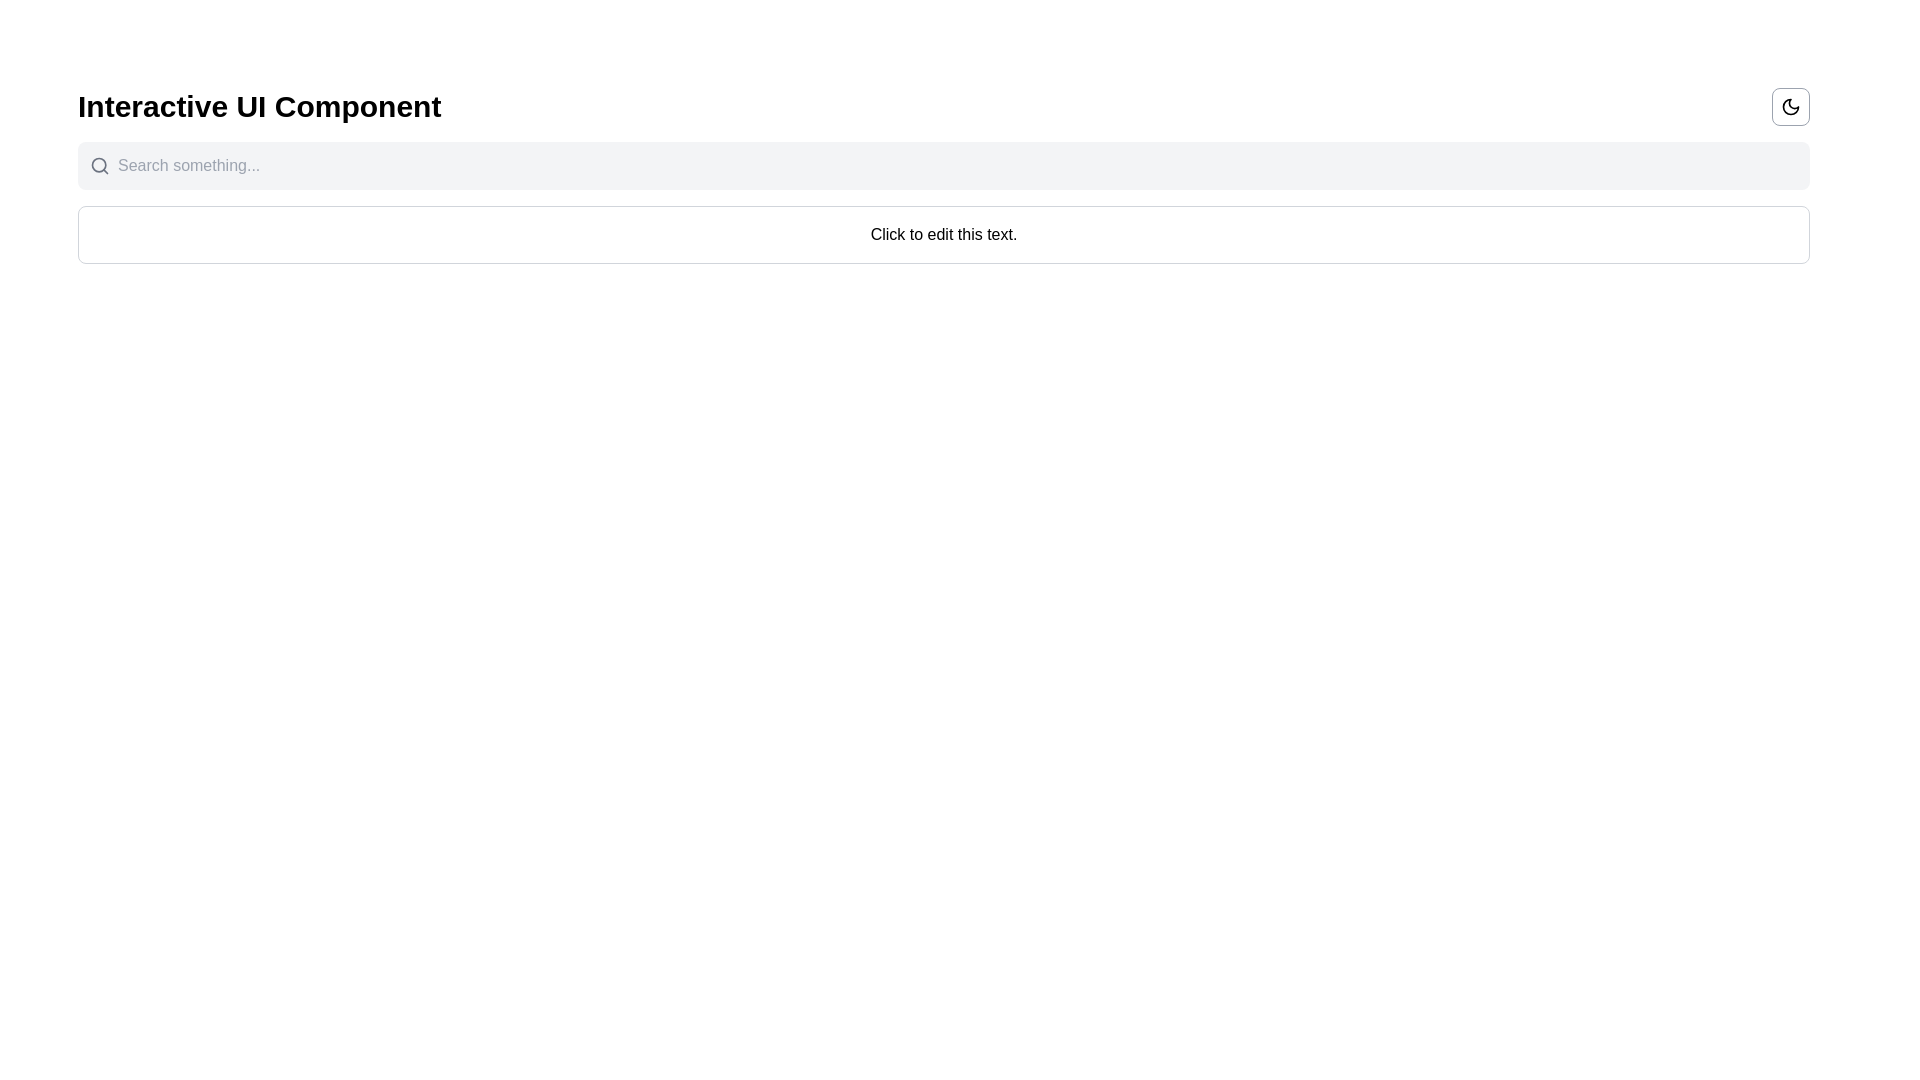 This screenshot has width=1920, height=1080. What do you see at coordinates (1790, 107) in the screenshot?
I see `the circular crescent moon icon located at the top-right corner of the interface` at bounding box center [1790, 107].